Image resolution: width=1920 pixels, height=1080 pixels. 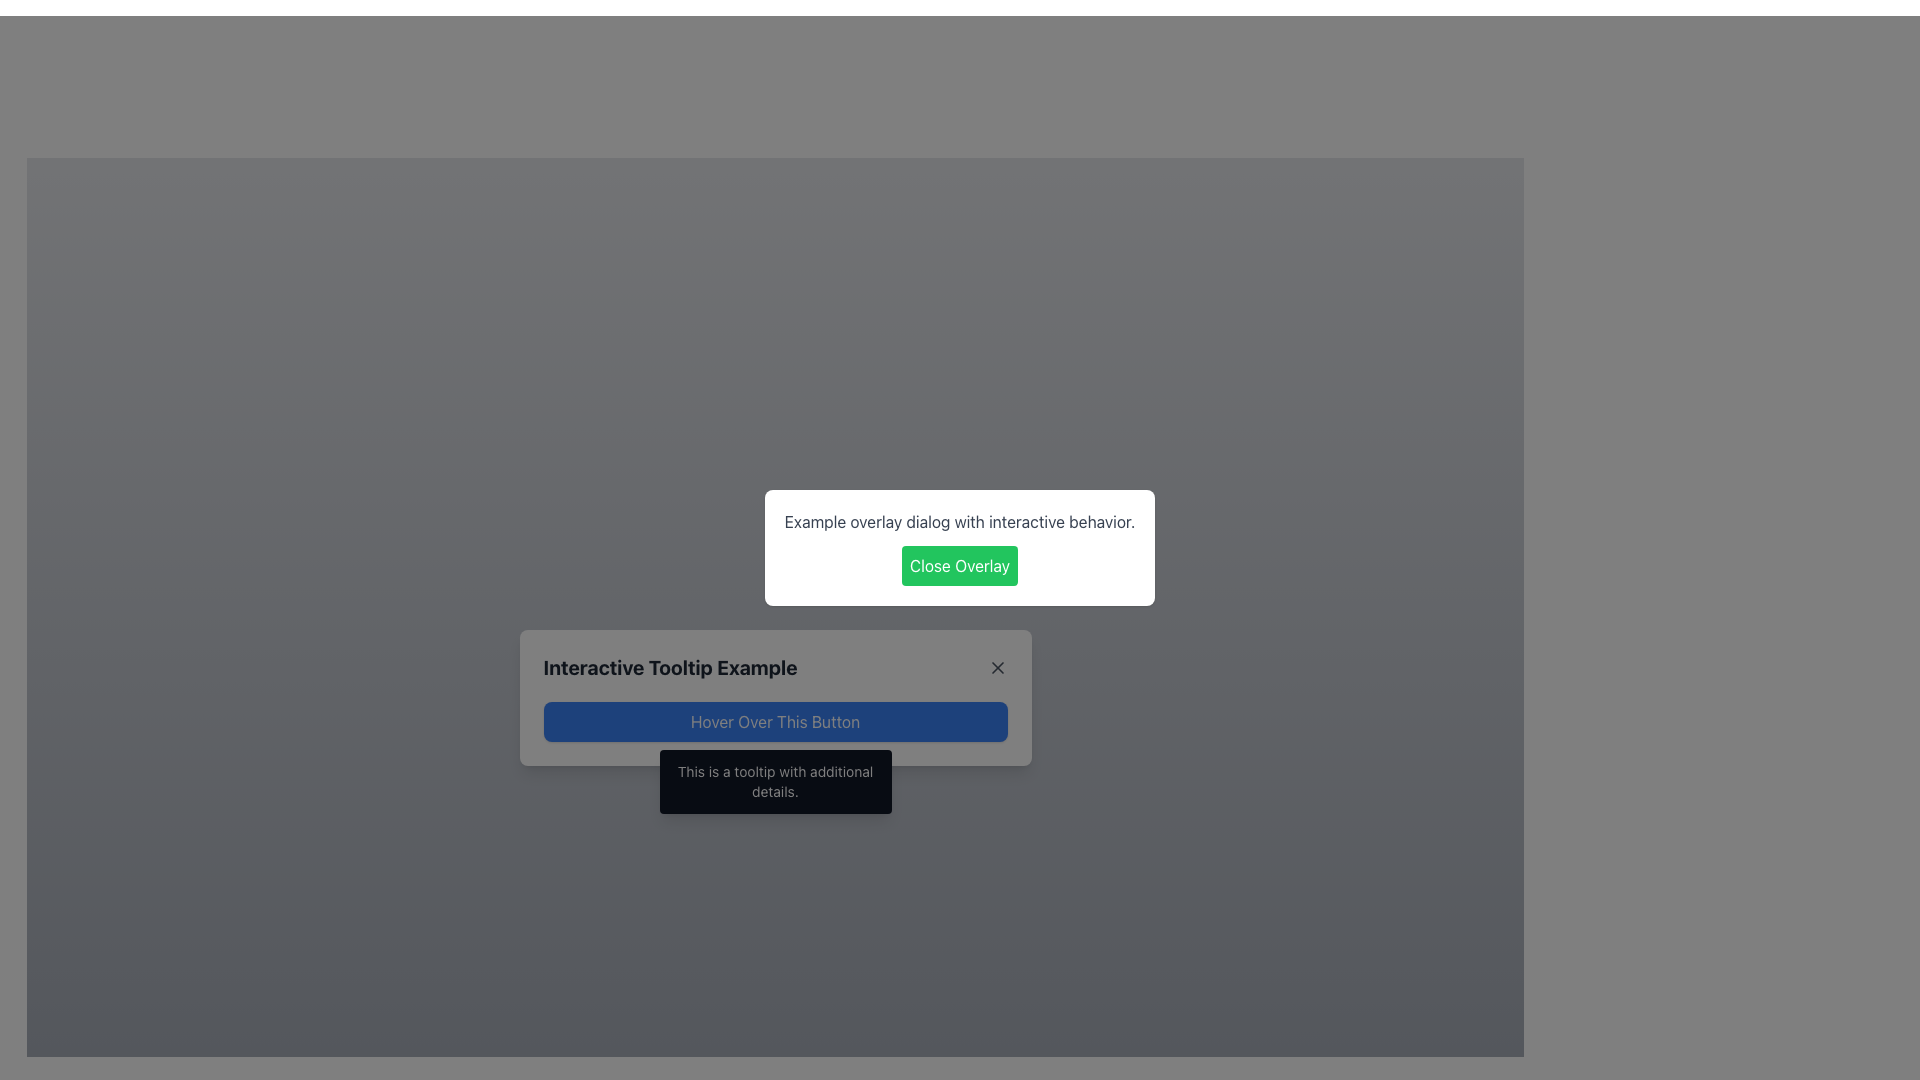 I want to click on the 'X' icon, so click(x=997, y=667).